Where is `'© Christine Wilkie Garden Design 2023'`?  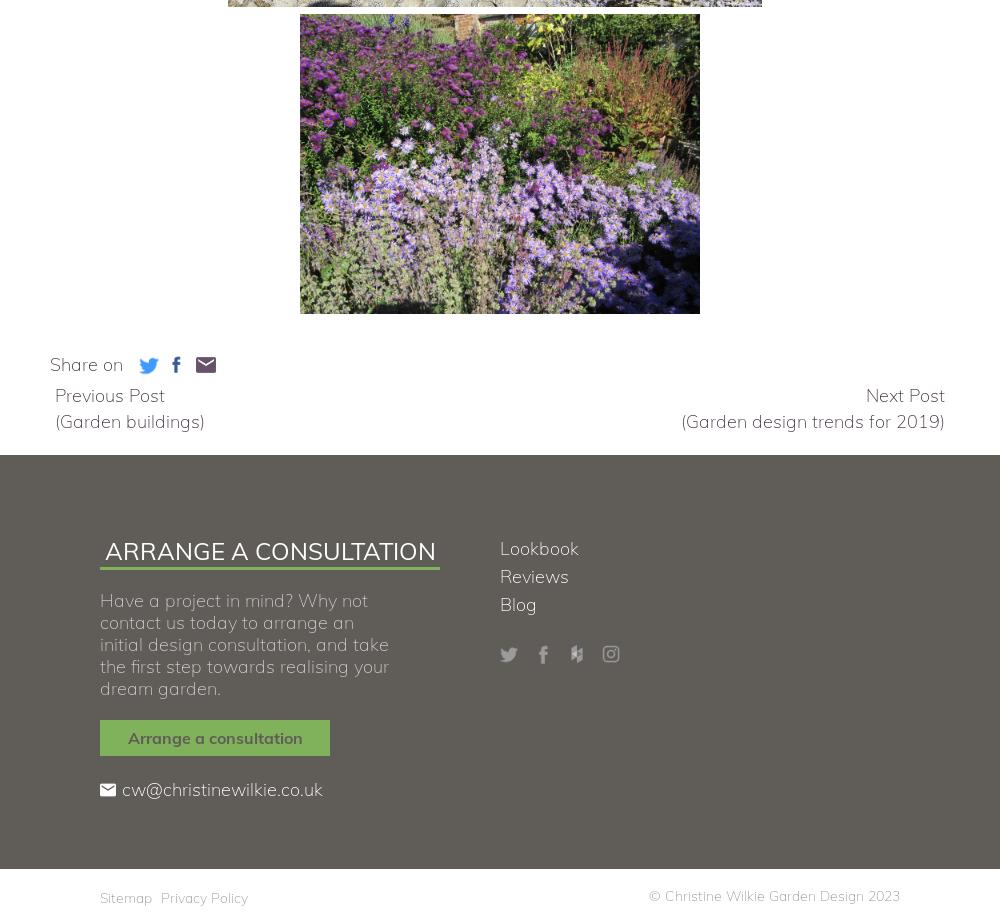
'© Christine Wilkie Garden Design 2023' is located at coordinates (774, 894).